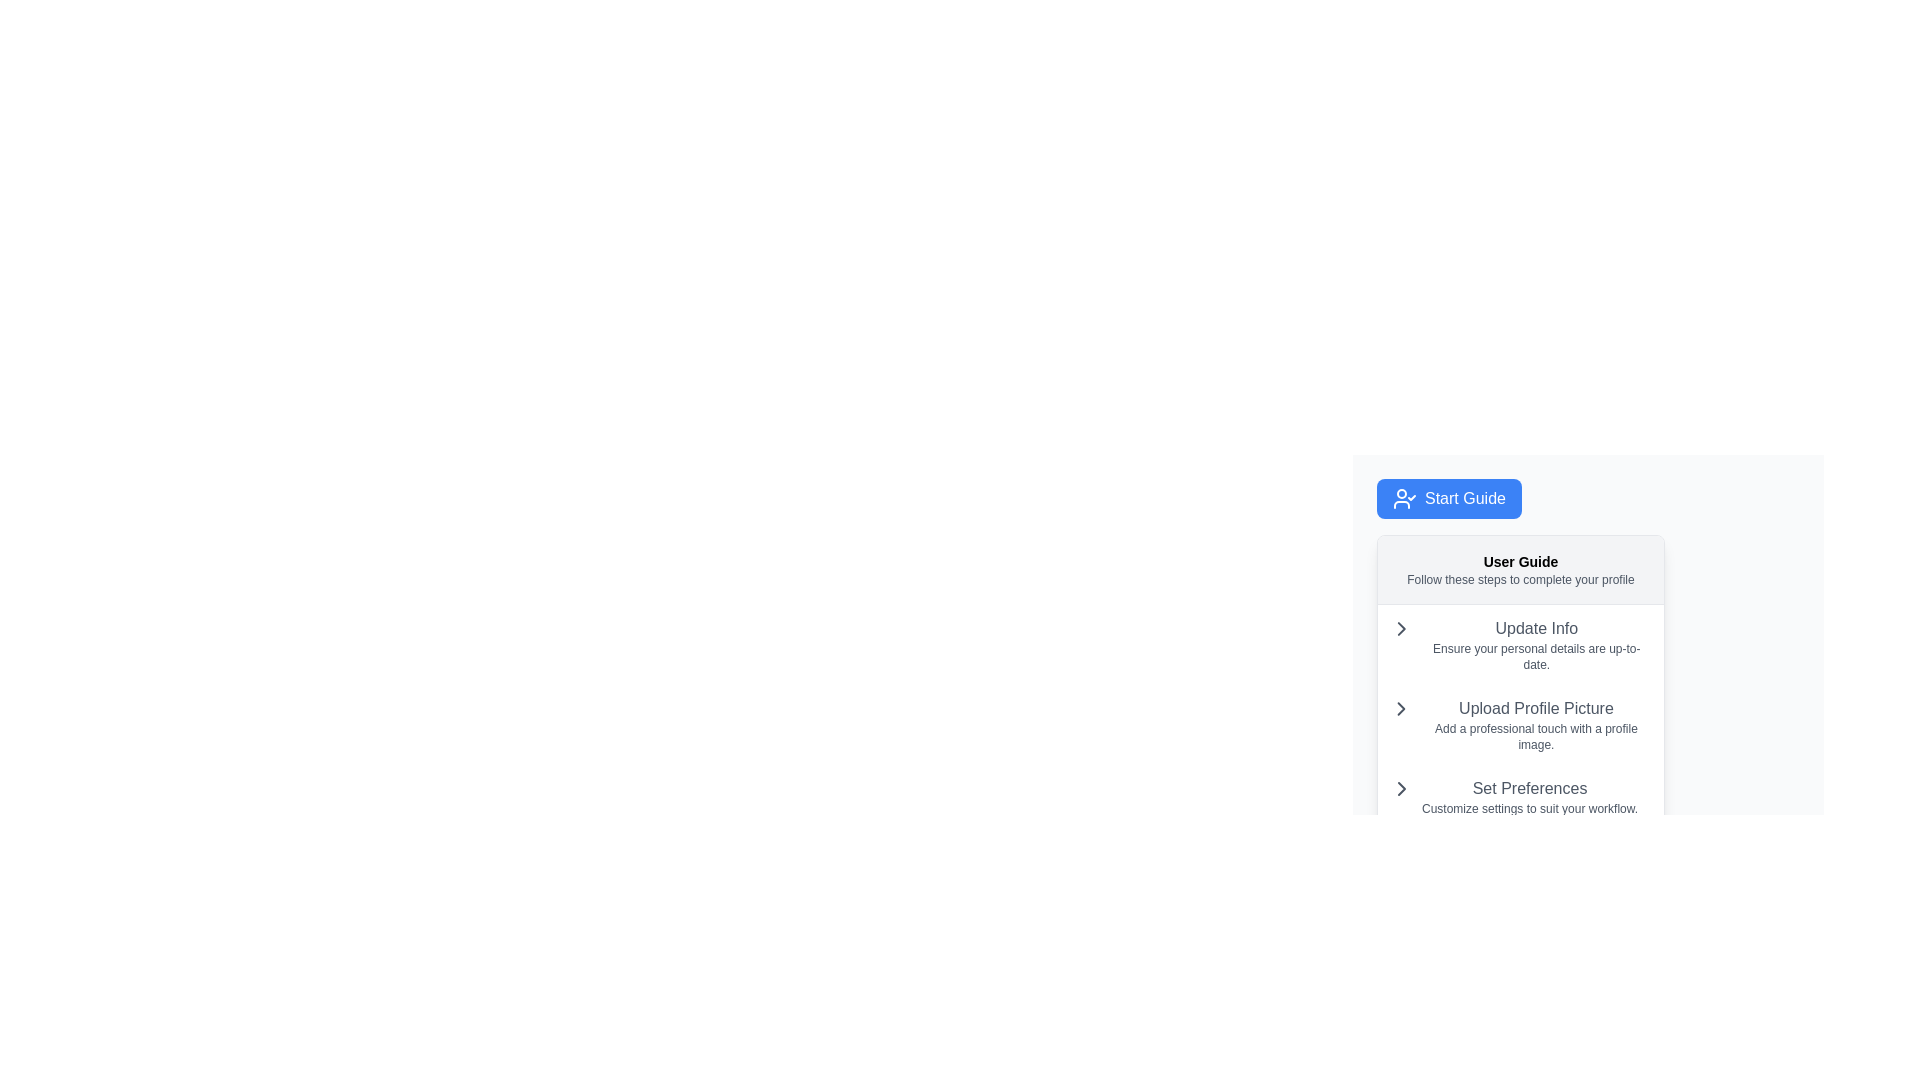 This screenshot has height=1080, width=1920. I want to click on the 'Upload Profile Picture' navigation link, so click(1520, 725).